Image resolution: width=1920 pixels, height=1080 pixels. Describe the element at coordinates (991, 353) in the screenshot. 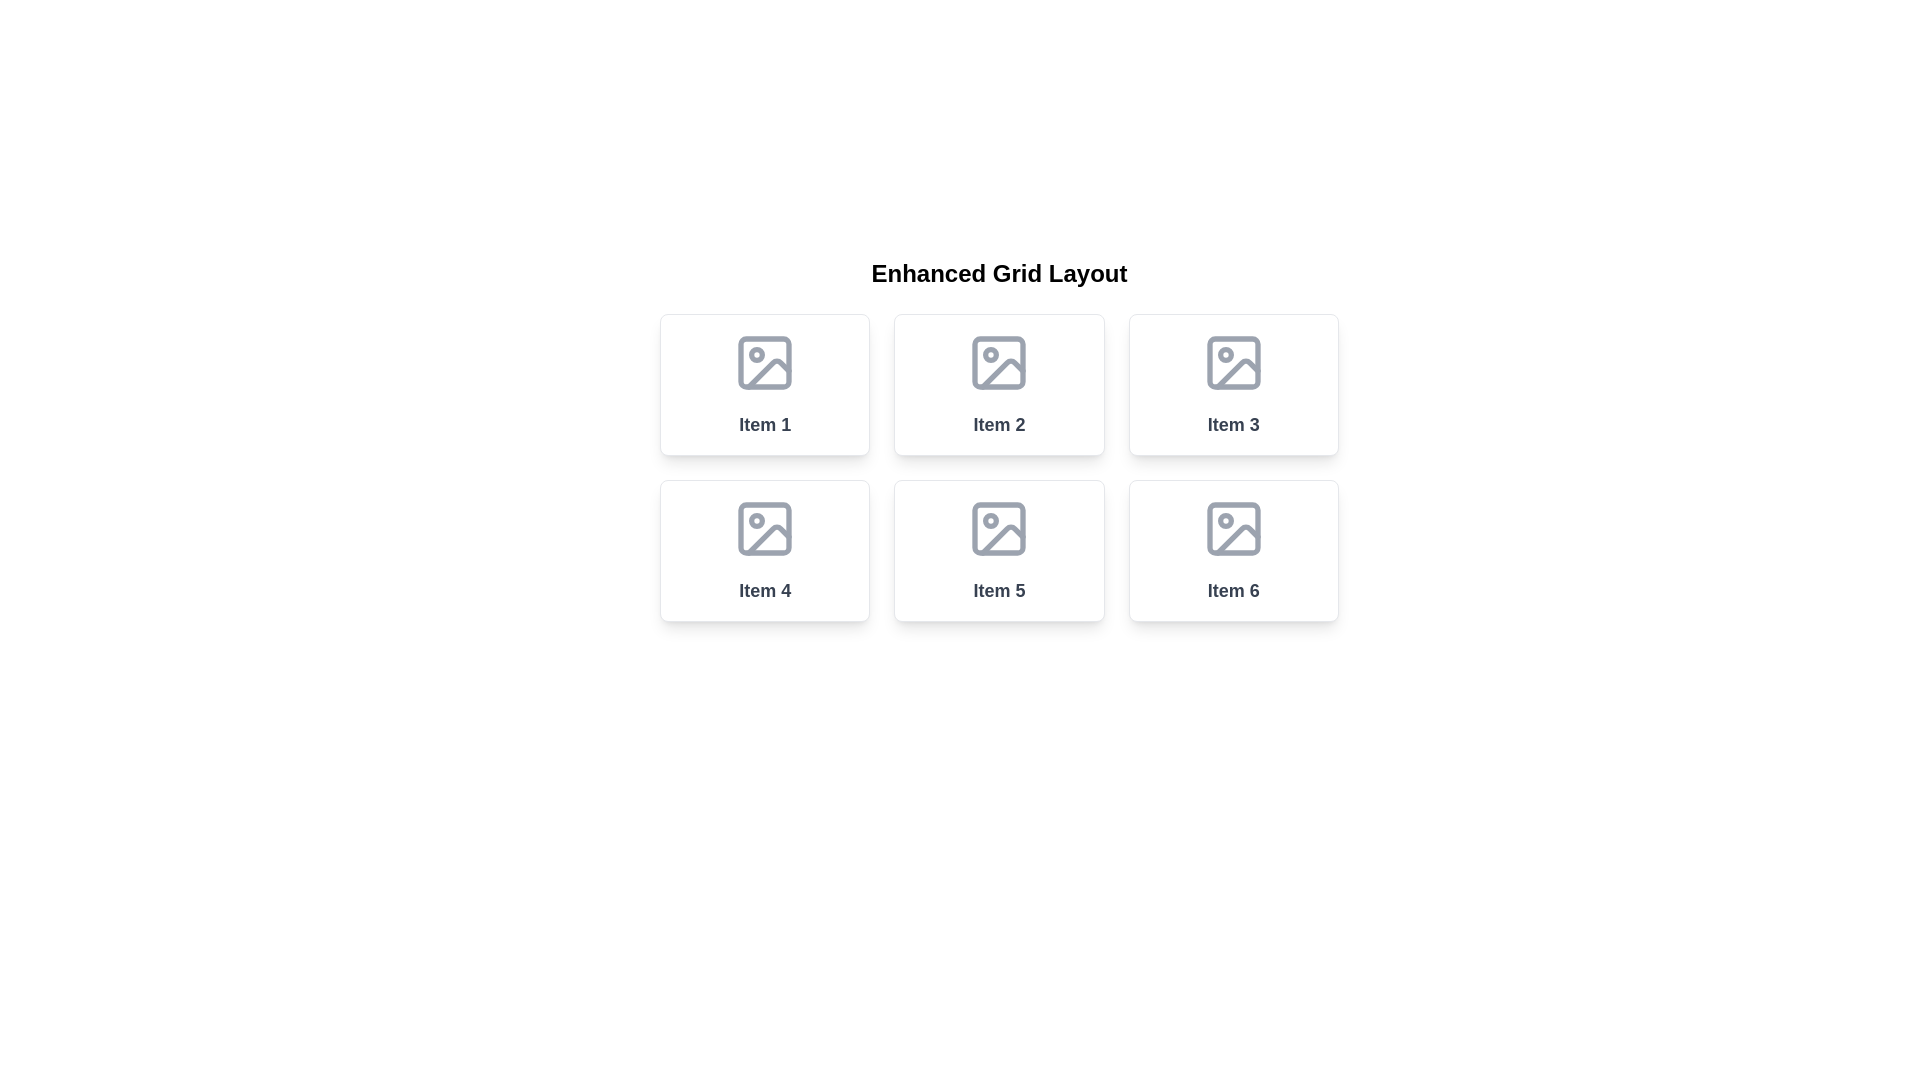

I see `the small circular dot within the pictographic icon resembling a mountain and sun, located in the second grid cell of the interface` at that location.